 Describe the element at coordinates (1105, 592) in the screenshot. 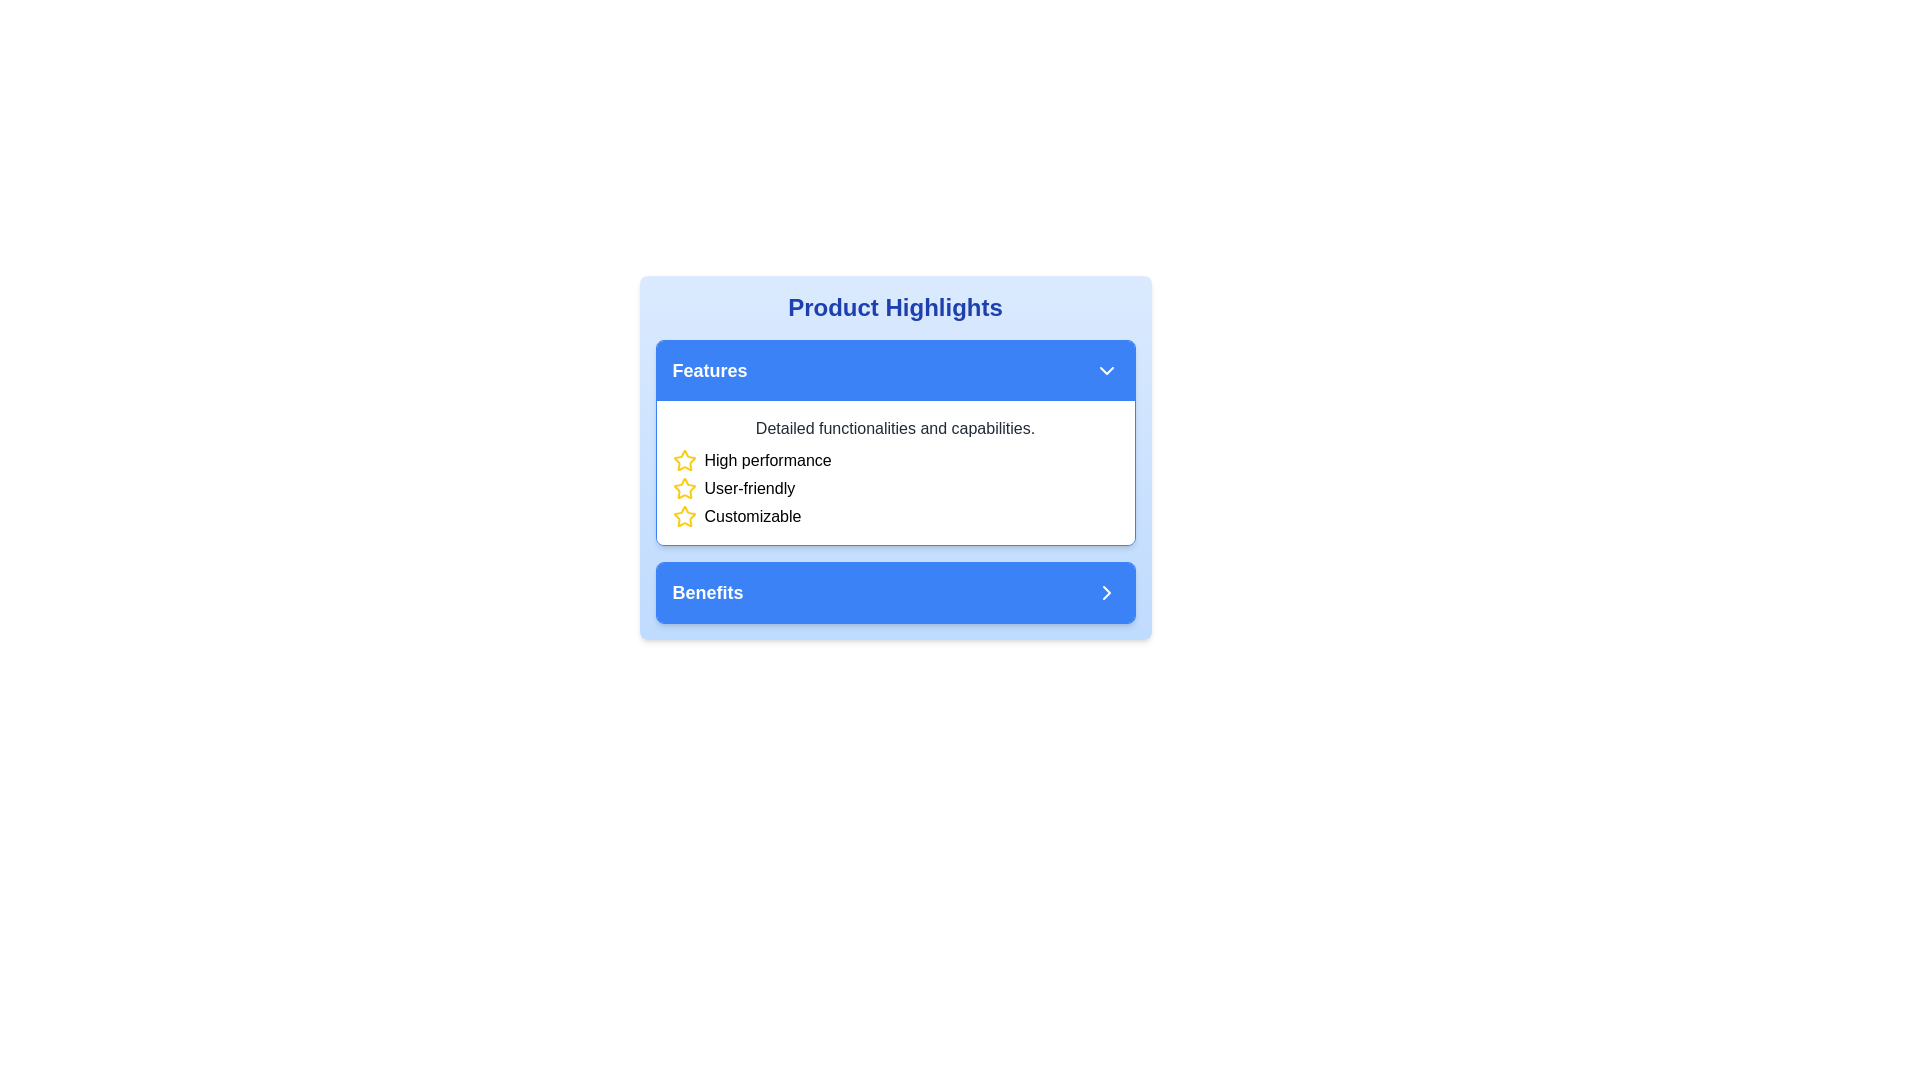

I see `the Chevron icon located at the top-right corner of the 'Benefits' section` at that location.